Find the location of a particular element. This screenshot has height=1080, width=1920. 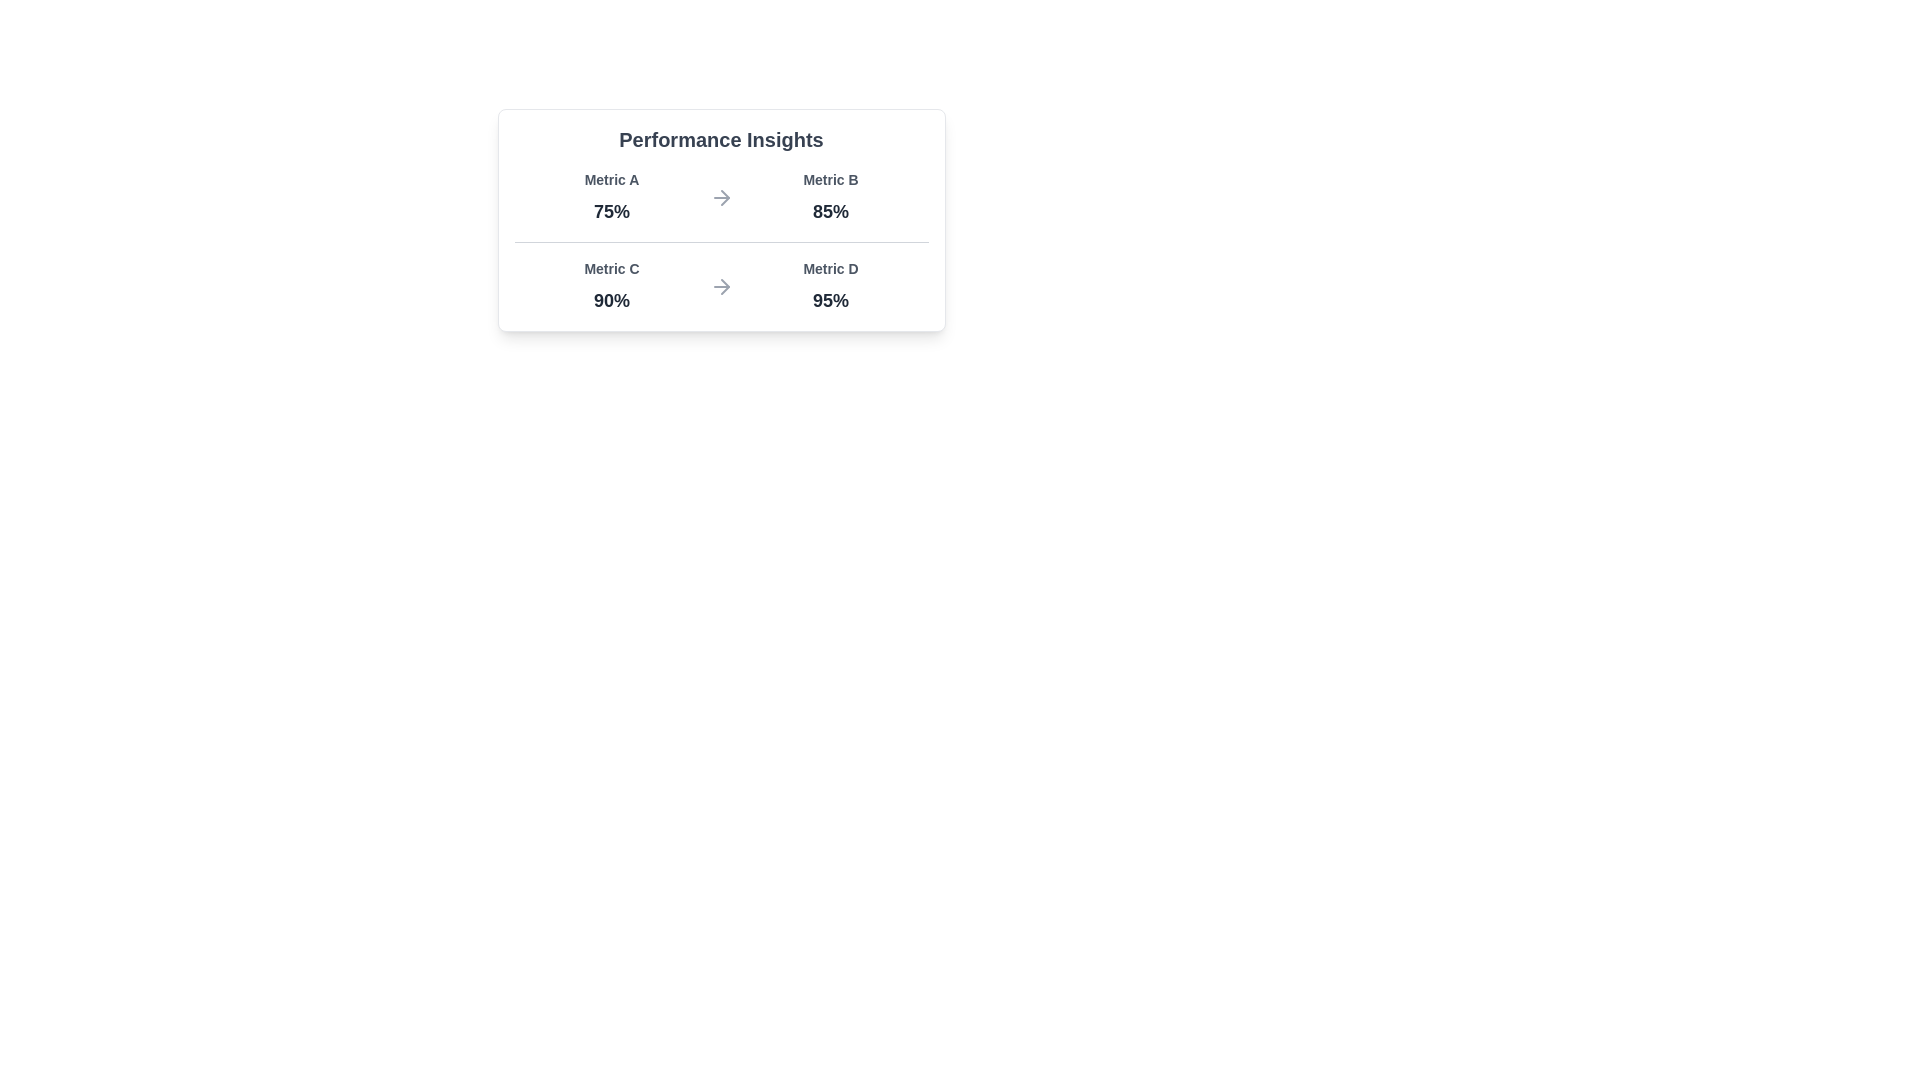

the text-based metric display element labeled 'Metric C', which shows the percentage value '90%' and is positioned under 'Performance Insights' in the bottom-left quadrant of the card is located at coordinates (610, 286).